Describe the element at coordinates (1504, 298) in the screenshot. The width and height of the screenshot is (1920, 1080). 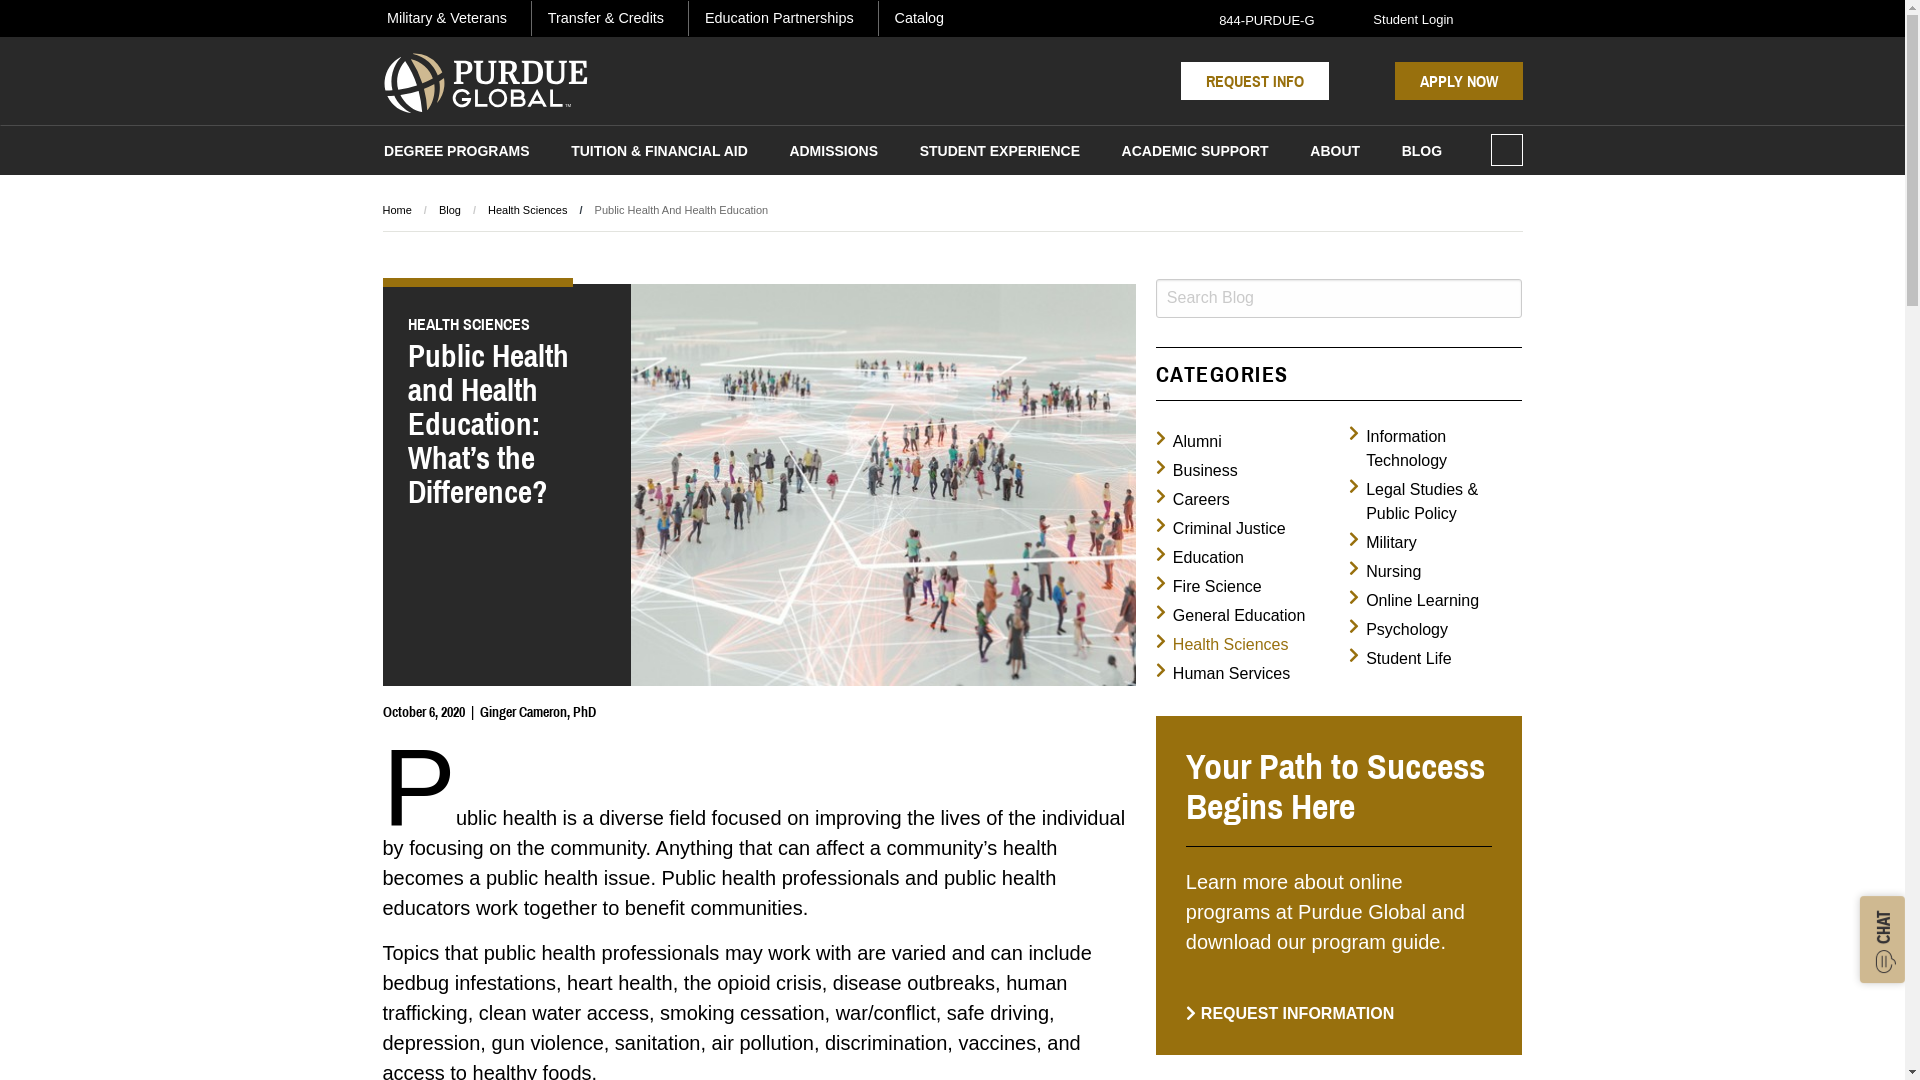
I see `'Search Blog Button'` at that location.